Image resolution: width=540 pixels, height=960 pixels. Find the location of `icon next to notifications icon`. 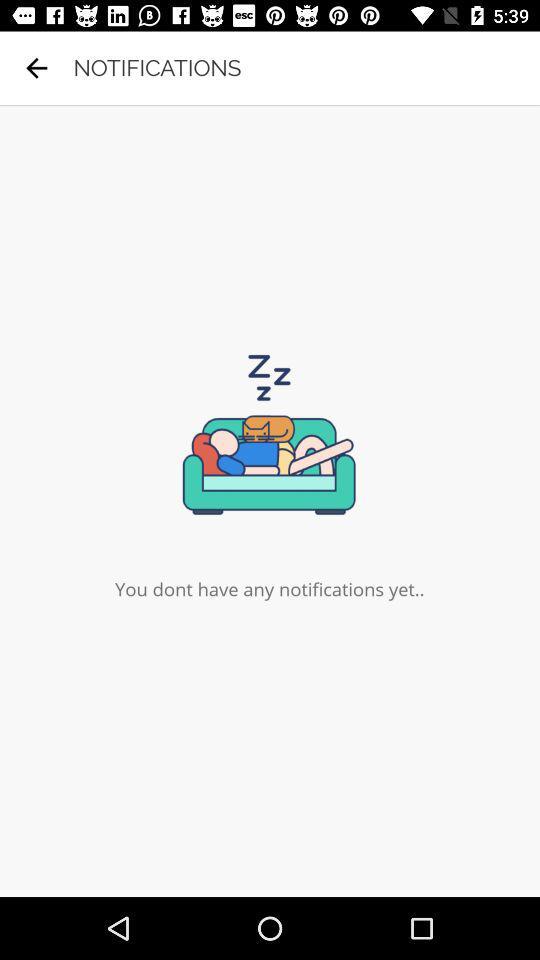

icon next to notifications icon is located at coordinates (36, 68).